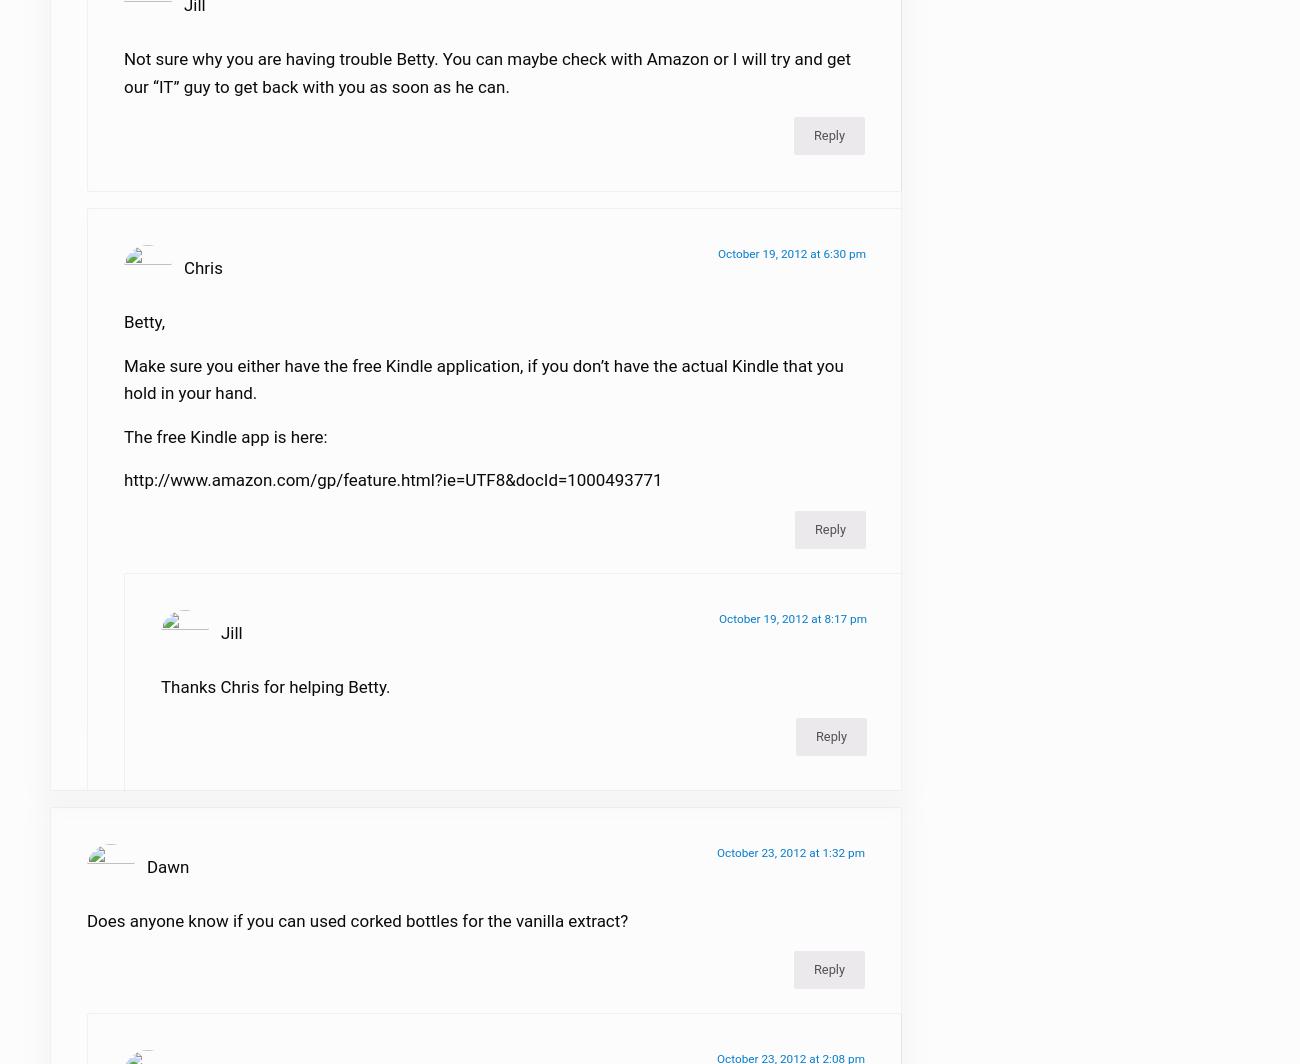 The width and height of the screenshot is (1300, 1064). I want to click on 'October 23, 2012 at 1:32 pm', so click(790, 865).